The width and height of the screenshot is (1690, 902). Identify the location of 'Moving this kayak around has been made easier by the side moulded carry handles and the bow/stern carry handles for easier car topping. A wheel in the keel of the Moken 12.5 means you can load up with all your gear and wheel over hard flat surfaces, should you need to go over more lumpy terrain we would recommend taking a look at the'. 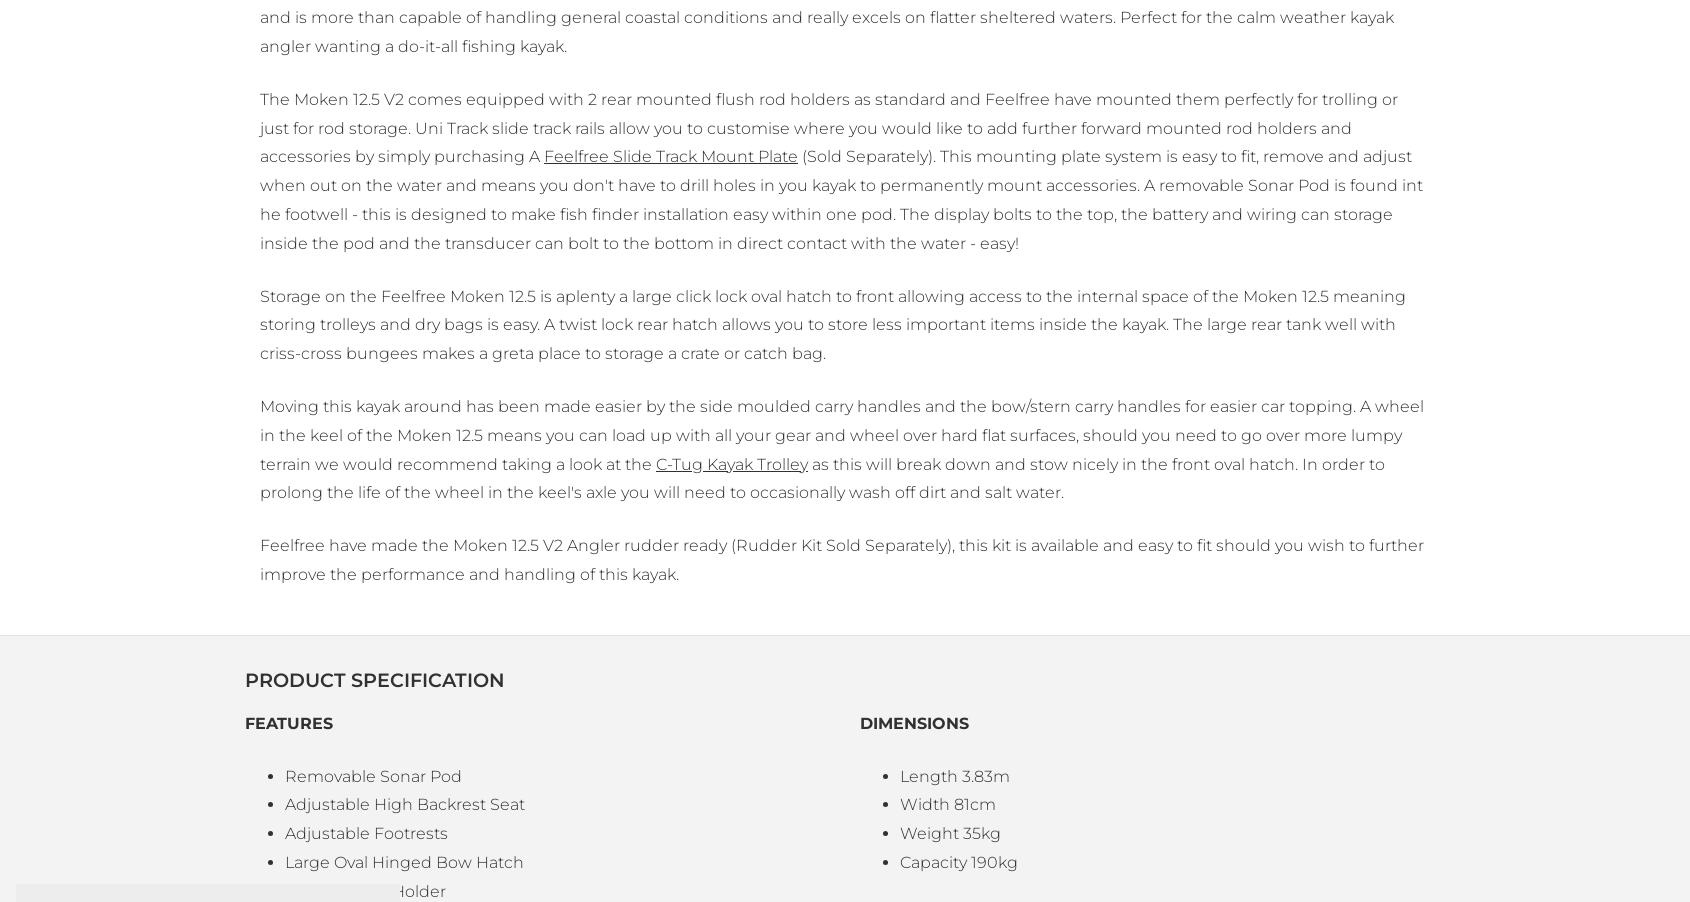
(841, 434).